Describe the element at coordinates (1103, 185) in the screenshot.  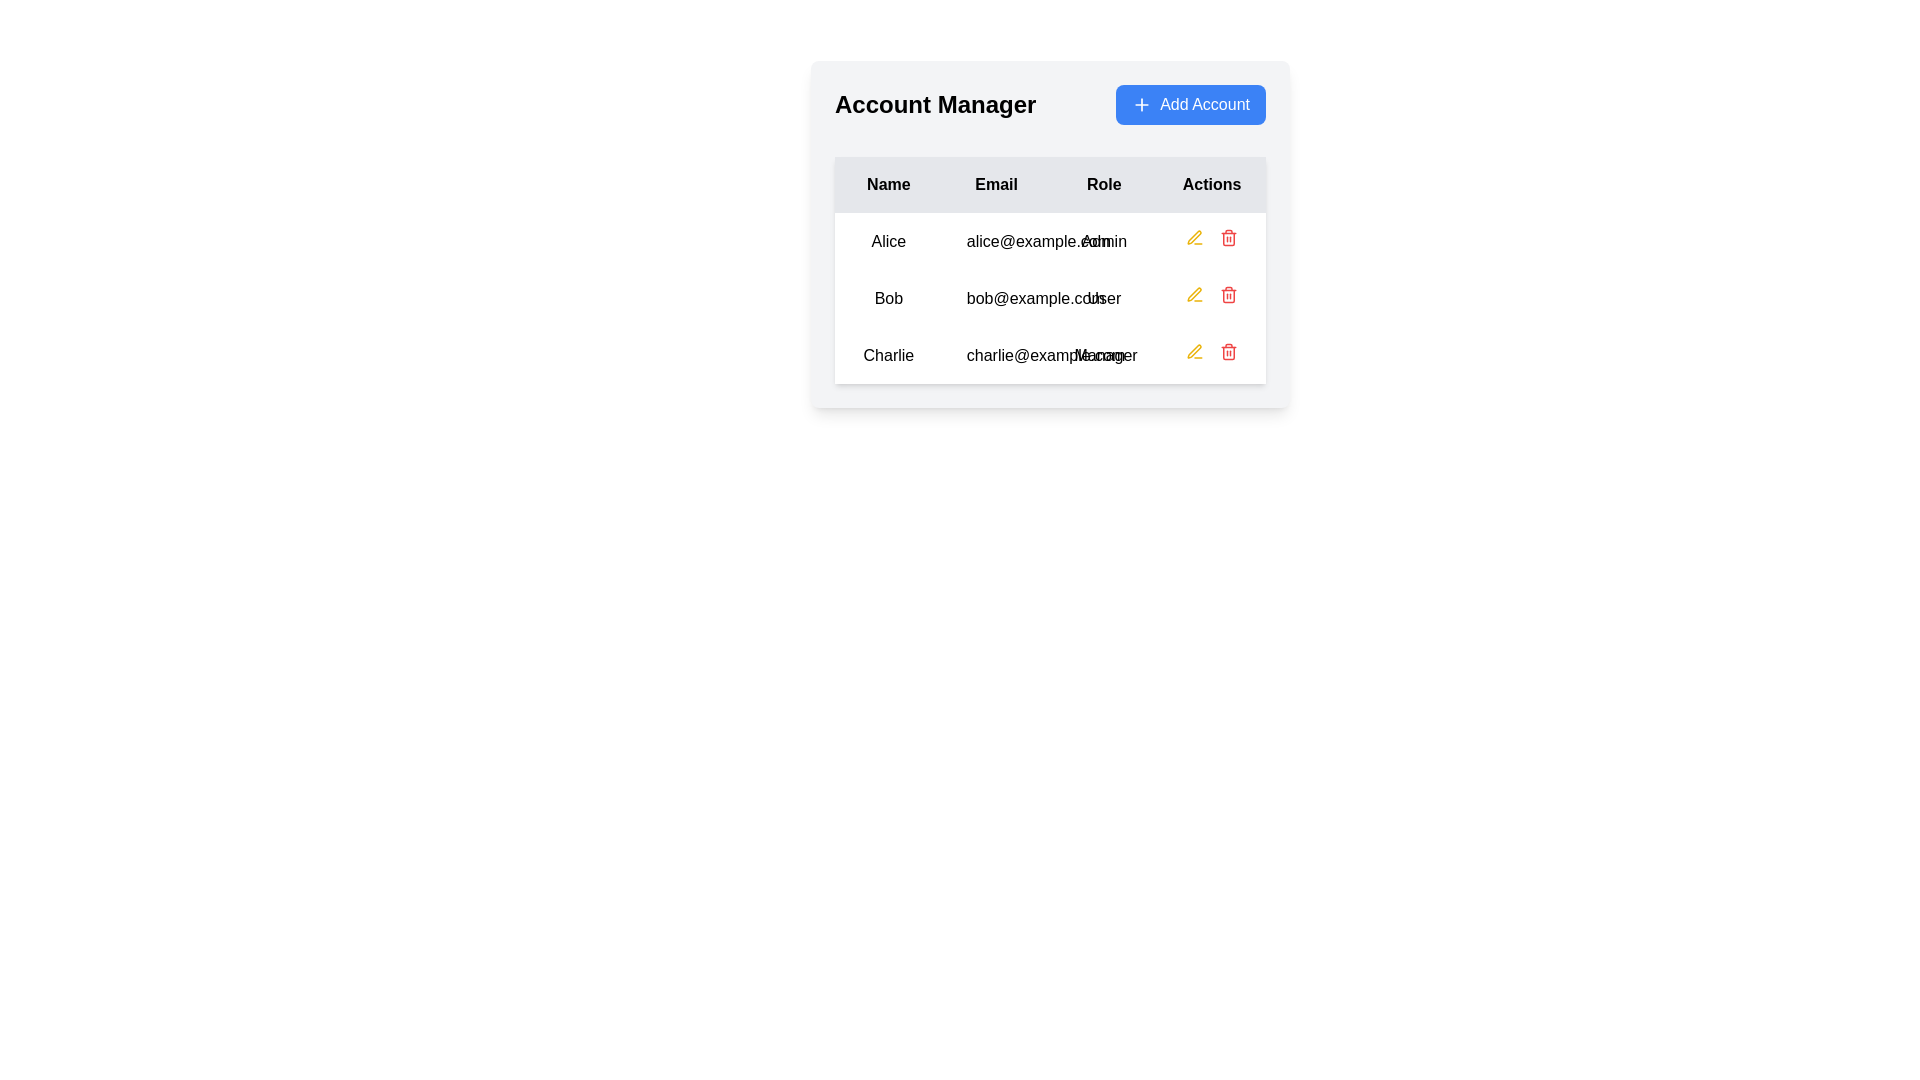
I see `the text label element that reads 'Role', which is styled in bold and centered in the header section of a data table` at that location.